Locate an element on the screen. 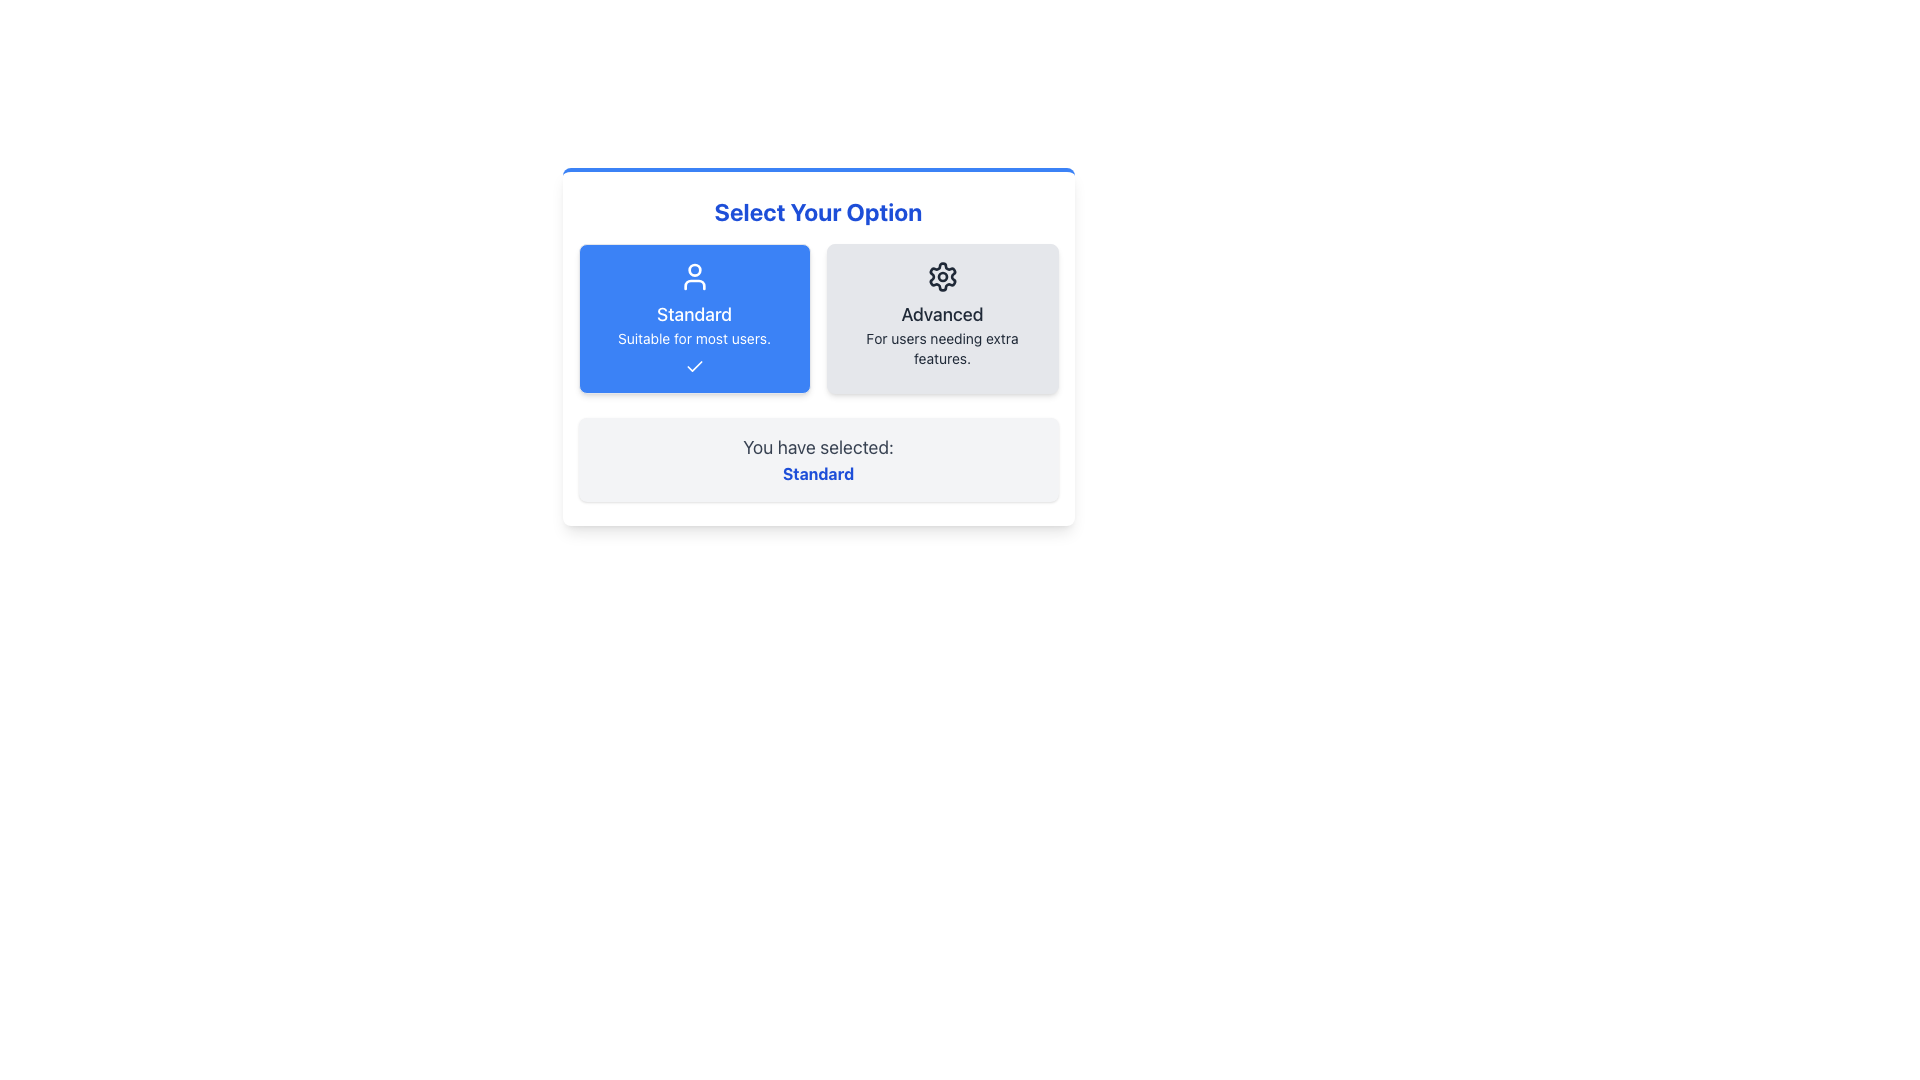 This screenshot has height=1080, width=1920. the Text Label located in the right card of a two-card layout, positioned below a gear icon and above the descriptive text 'For users needing extra features.' is located at coordinates (941, 315).